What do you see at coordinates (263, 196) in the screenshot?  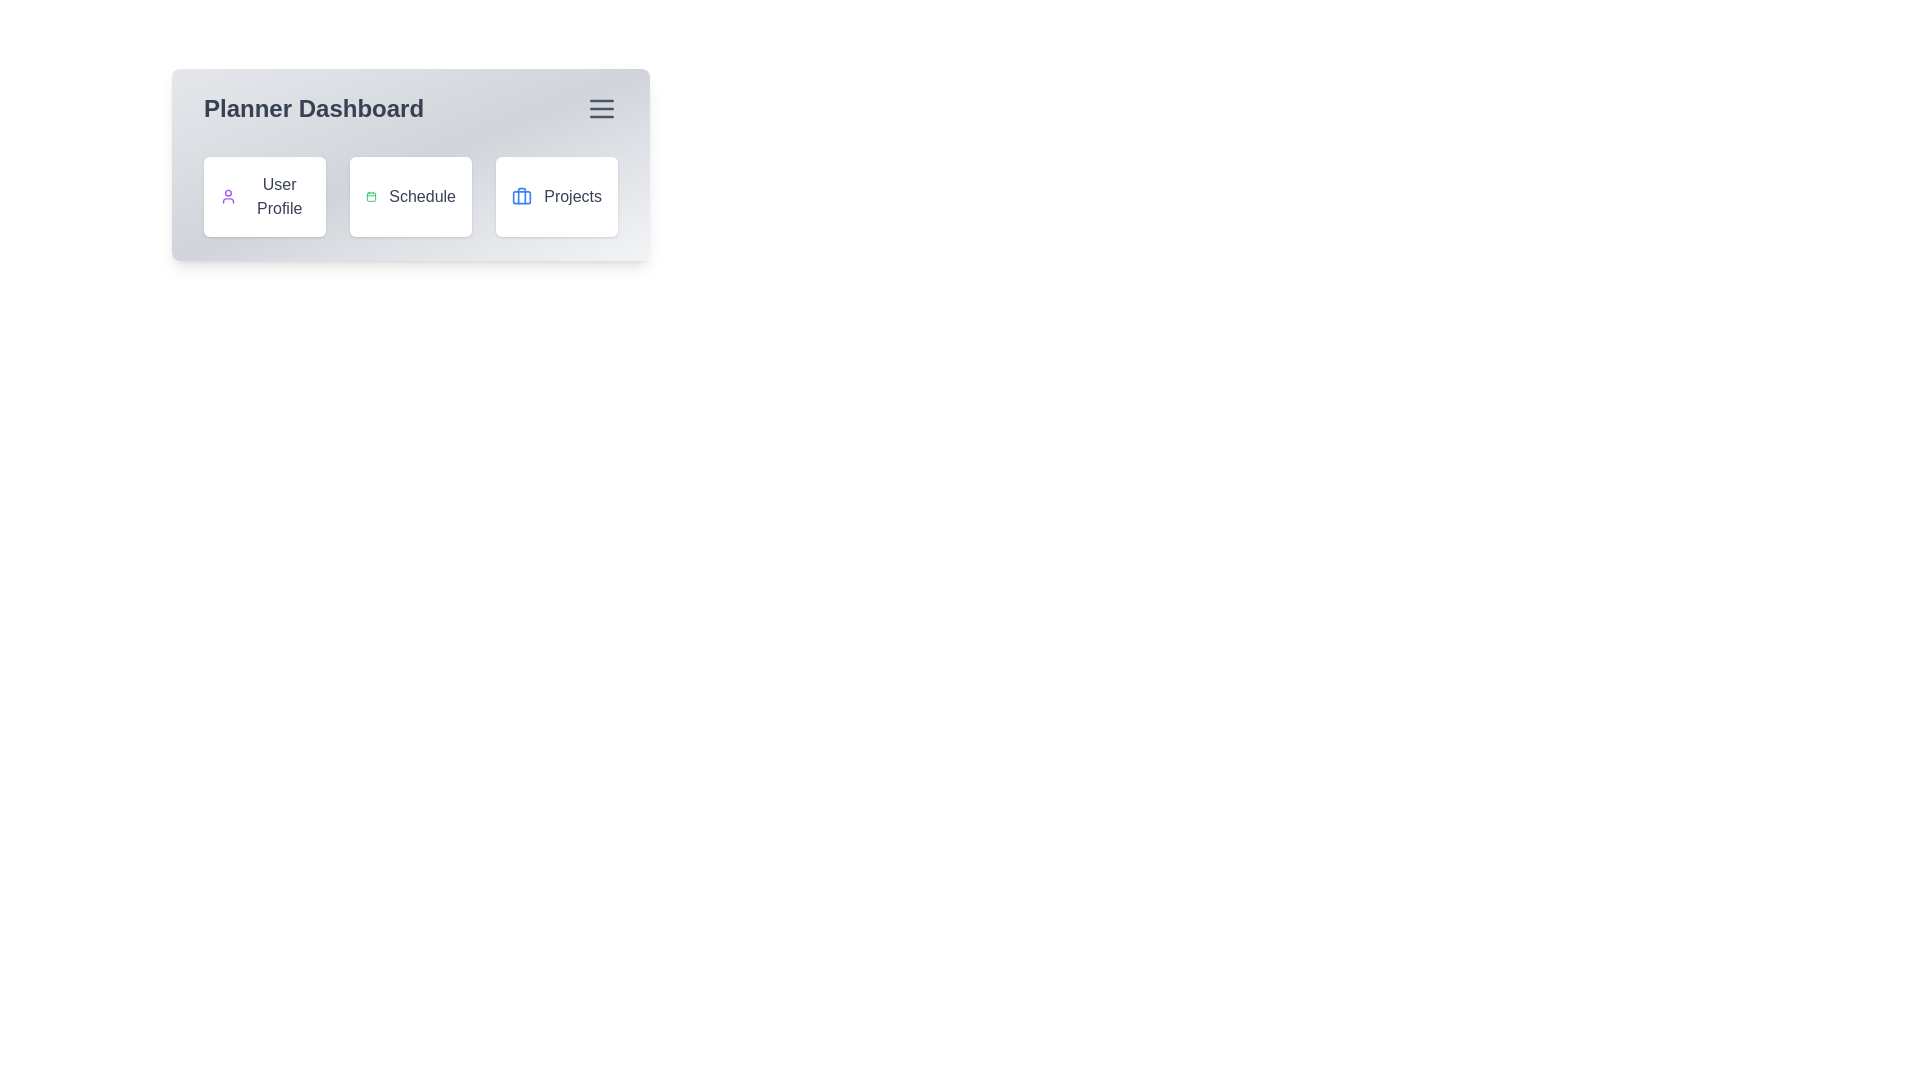 I see `the 'User Profile' button` at bounding box center [263, 196].